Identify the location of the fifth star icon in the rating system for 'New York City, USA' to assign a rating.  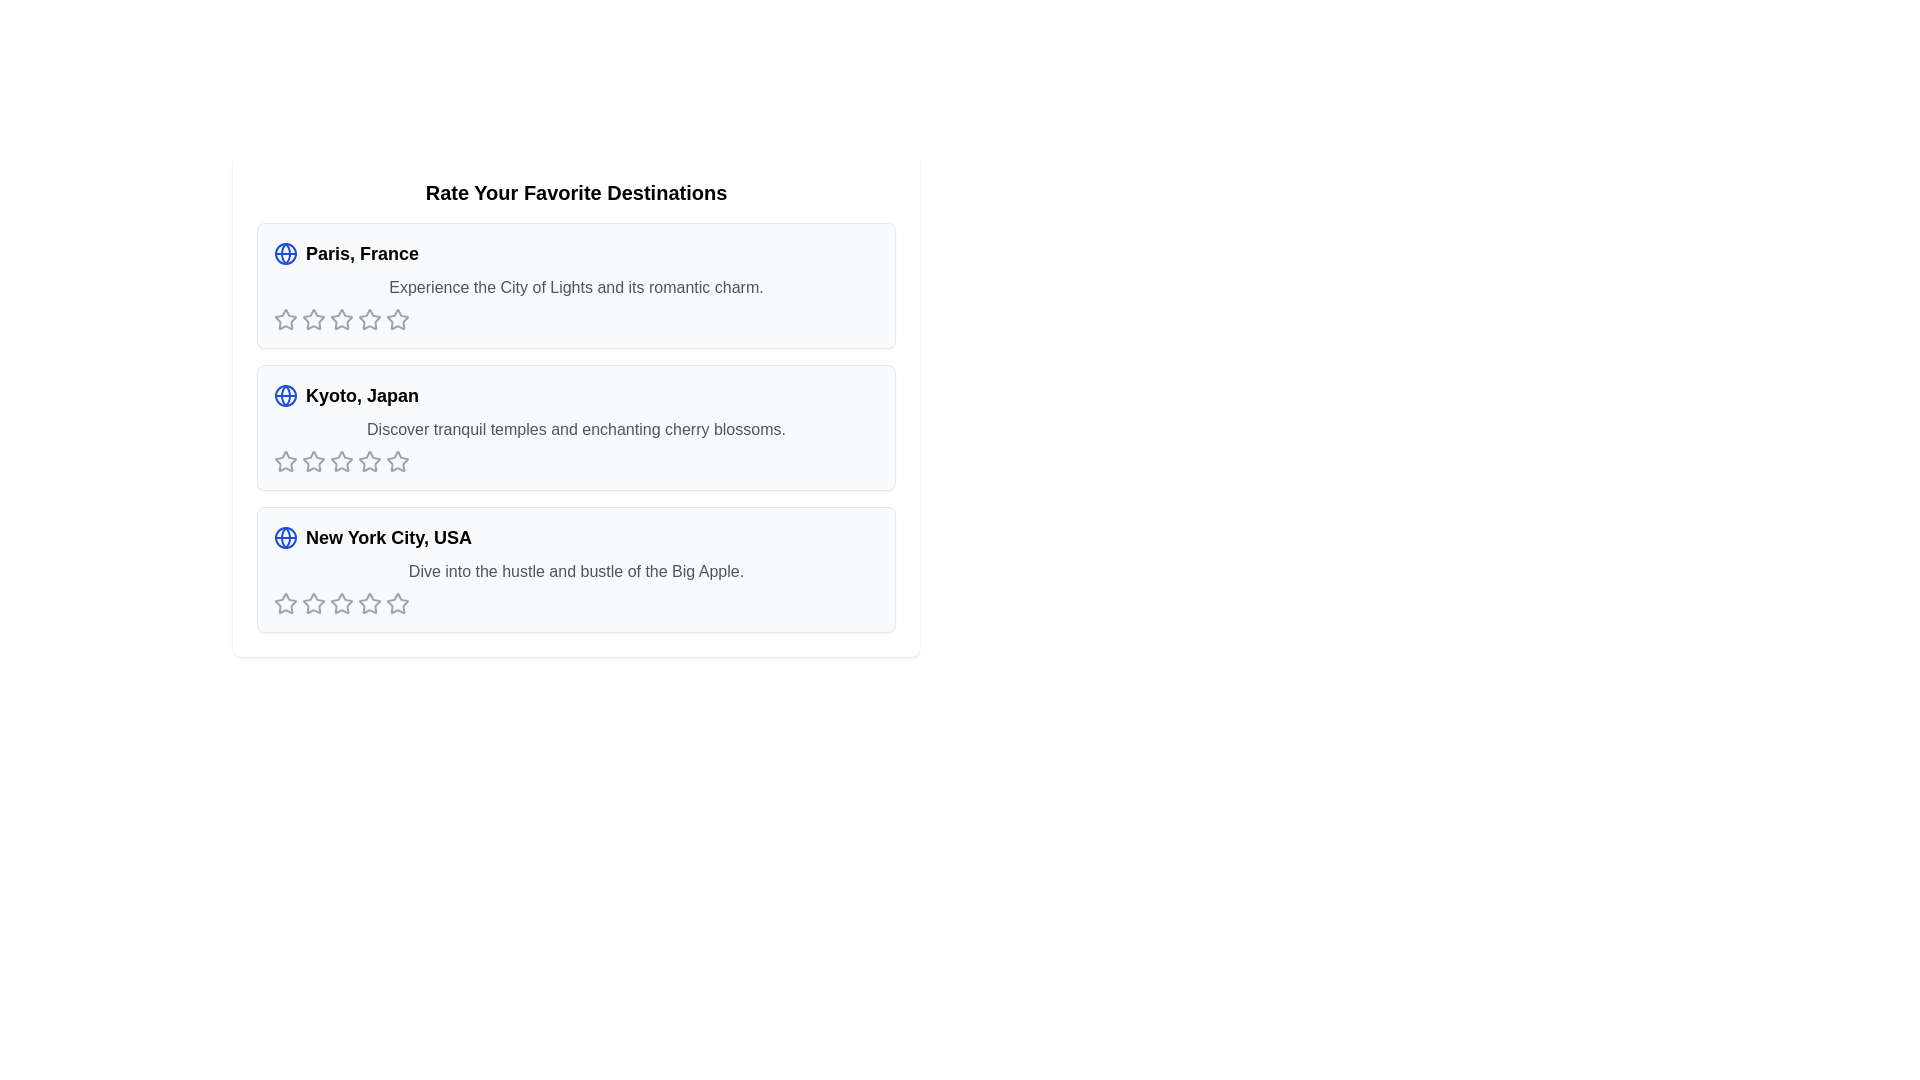
(398, 603).